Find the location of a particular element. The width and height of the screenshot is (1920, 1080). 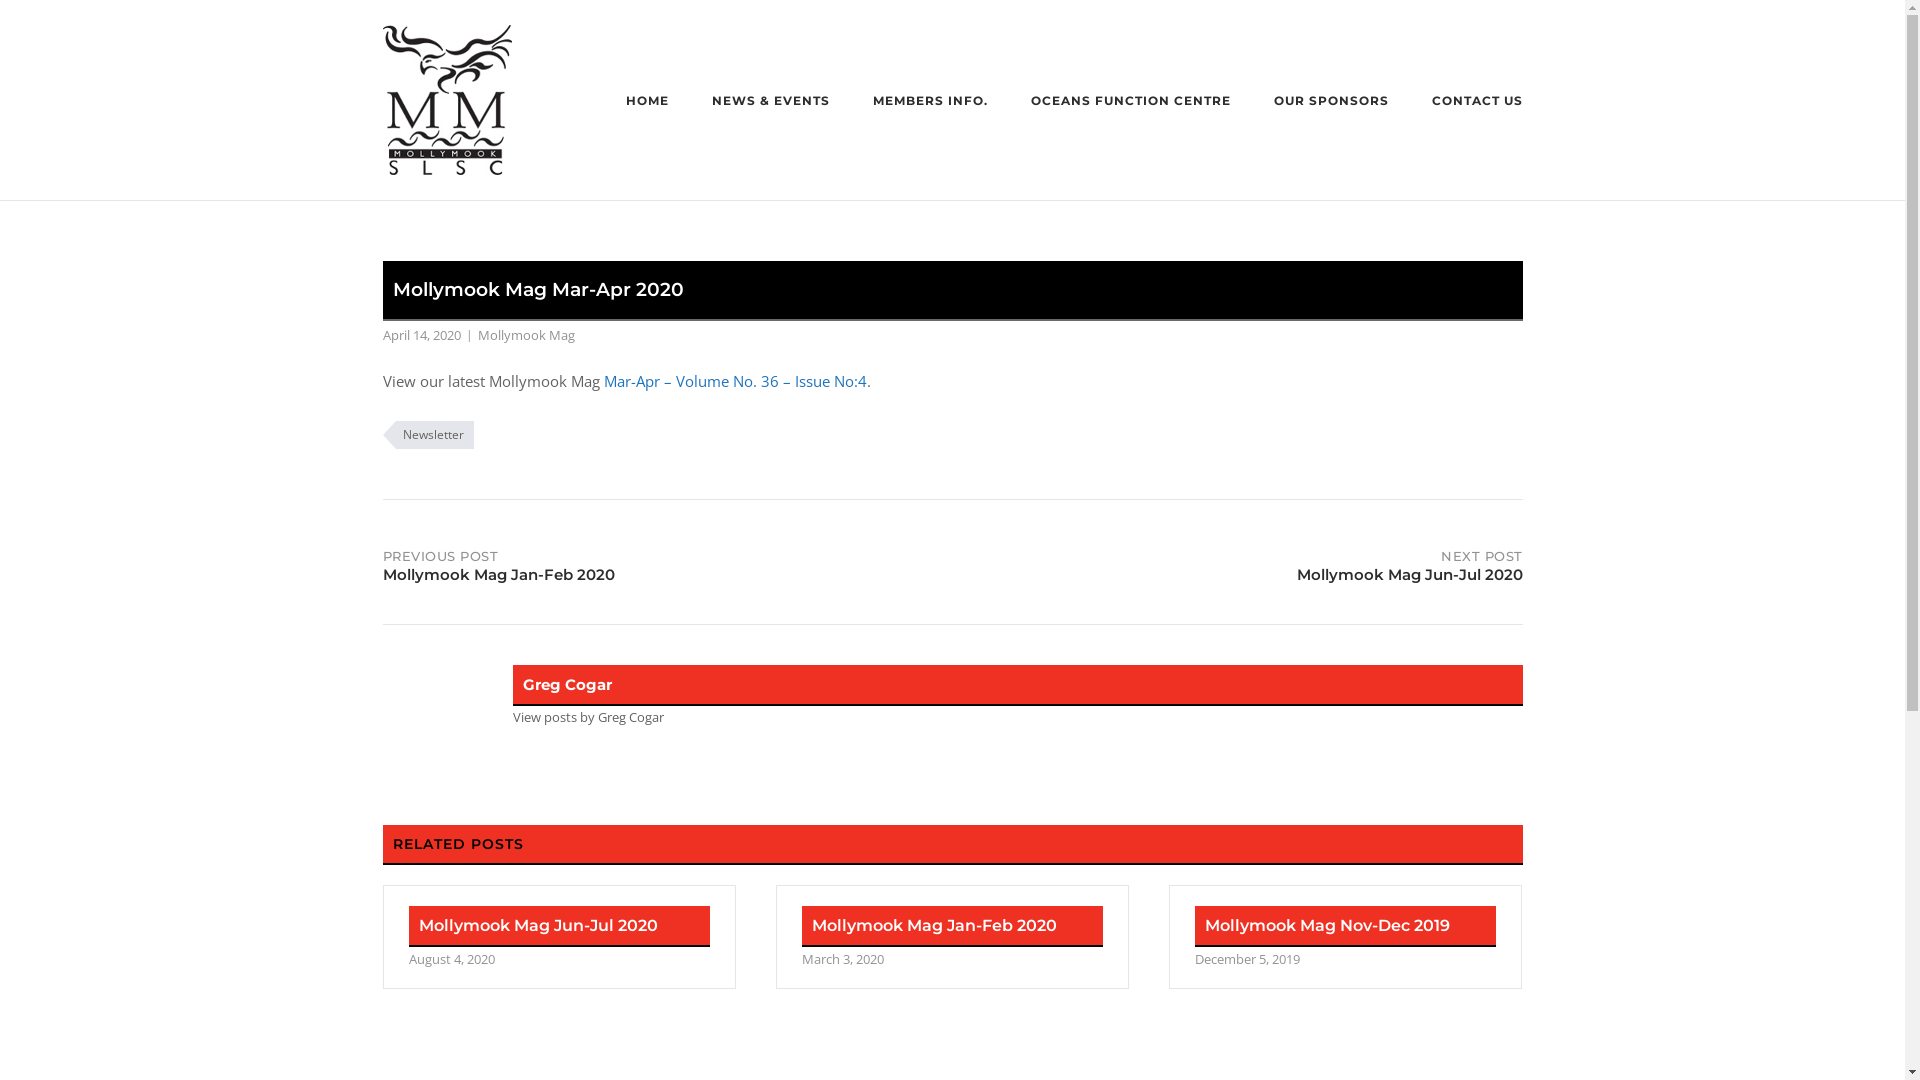

'OUR SPONSORS' is located at coordinates (1331, 103).